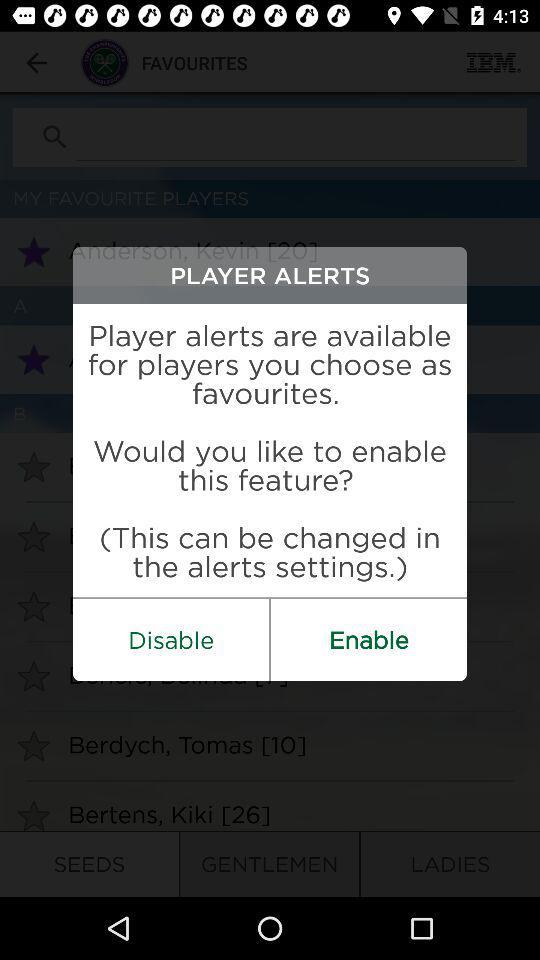  Describe the element at coordinates (171, 638) in the screenshot. I see `the disable` at that location.